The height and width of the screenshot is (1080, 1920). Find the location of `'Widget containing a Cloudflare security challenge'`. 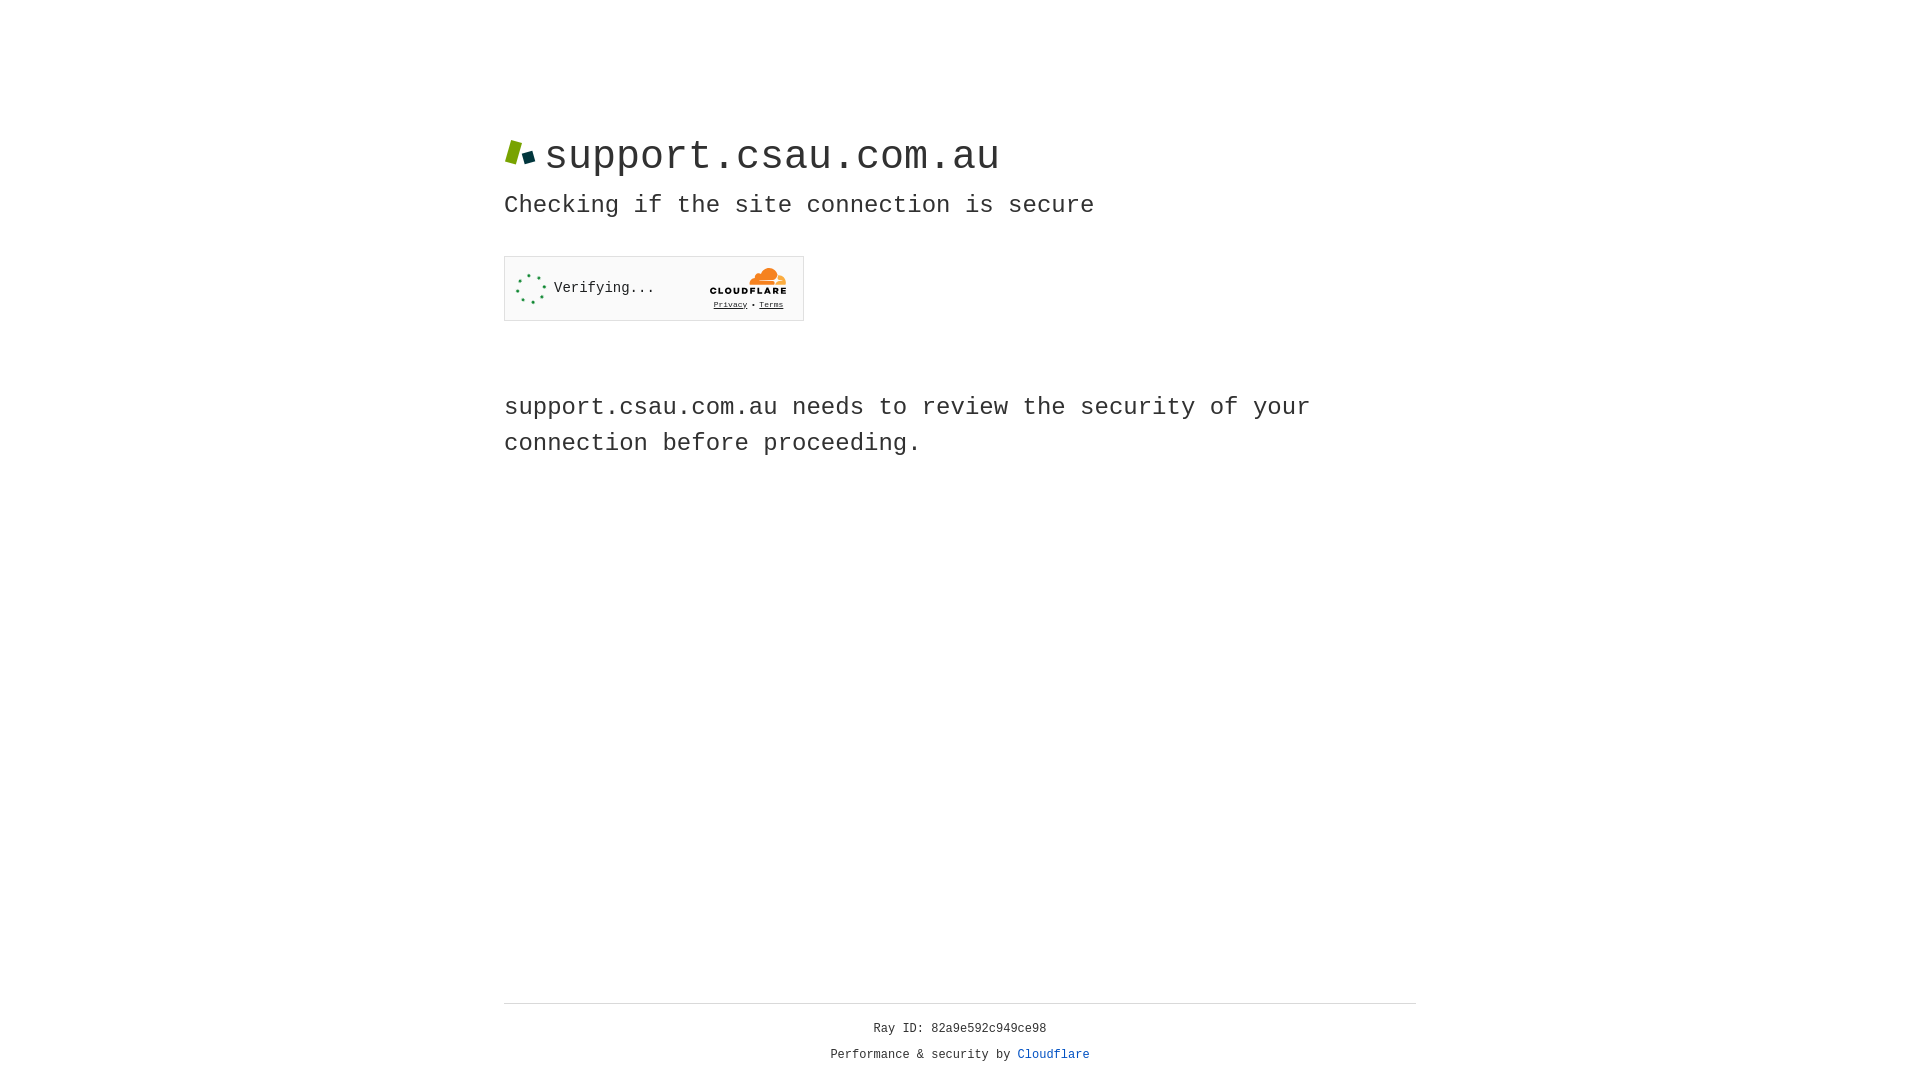

'Widget containing a Cloudflare security challenge' is located at coordinates (653, 288).